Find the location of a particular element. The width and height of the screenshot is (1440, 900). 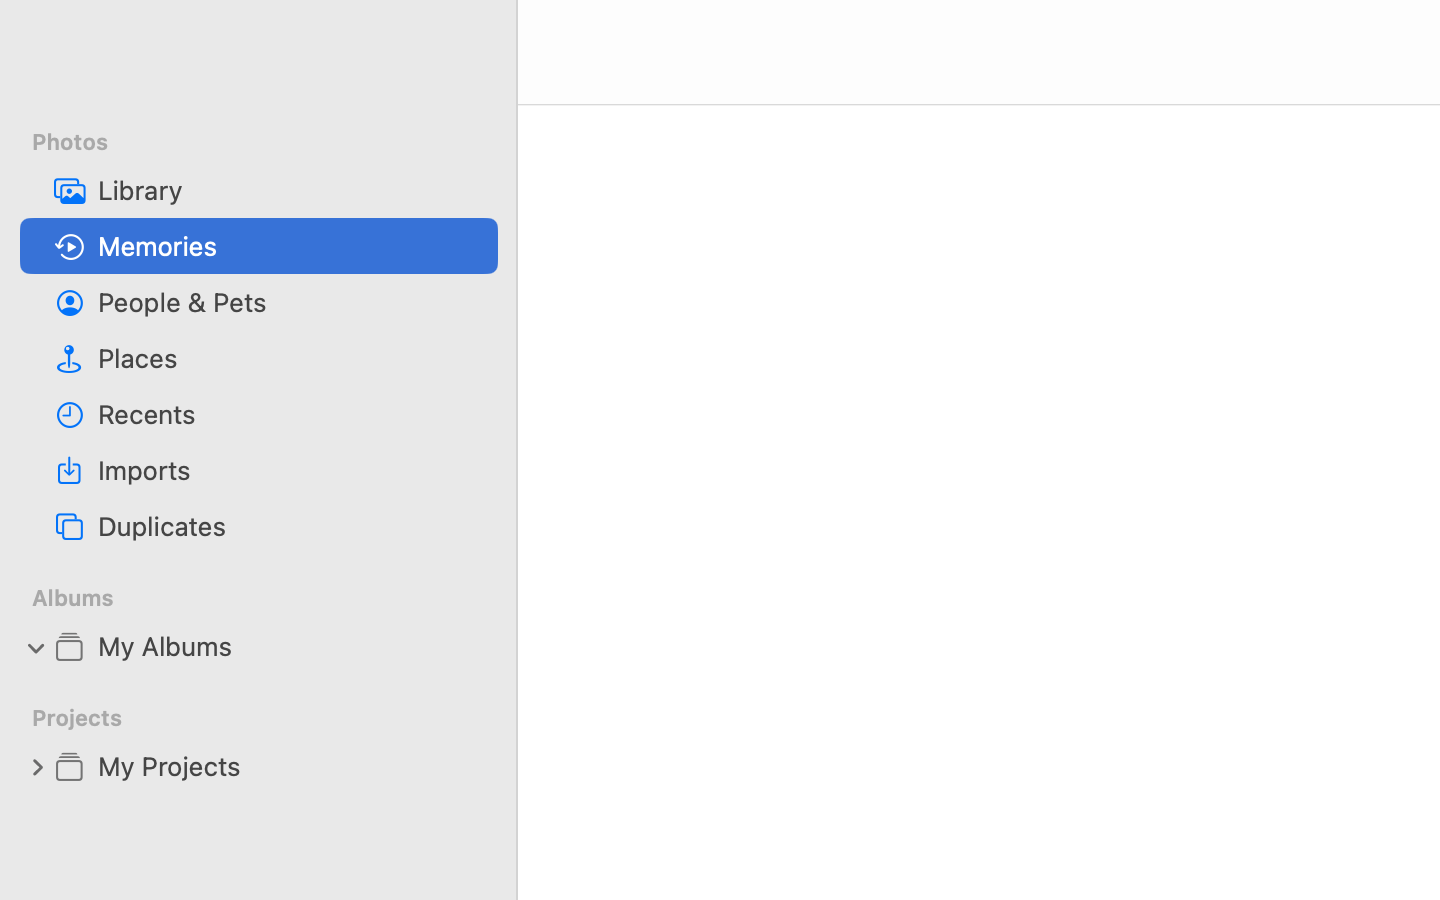

'Places' is located at coordinates (289, 358).